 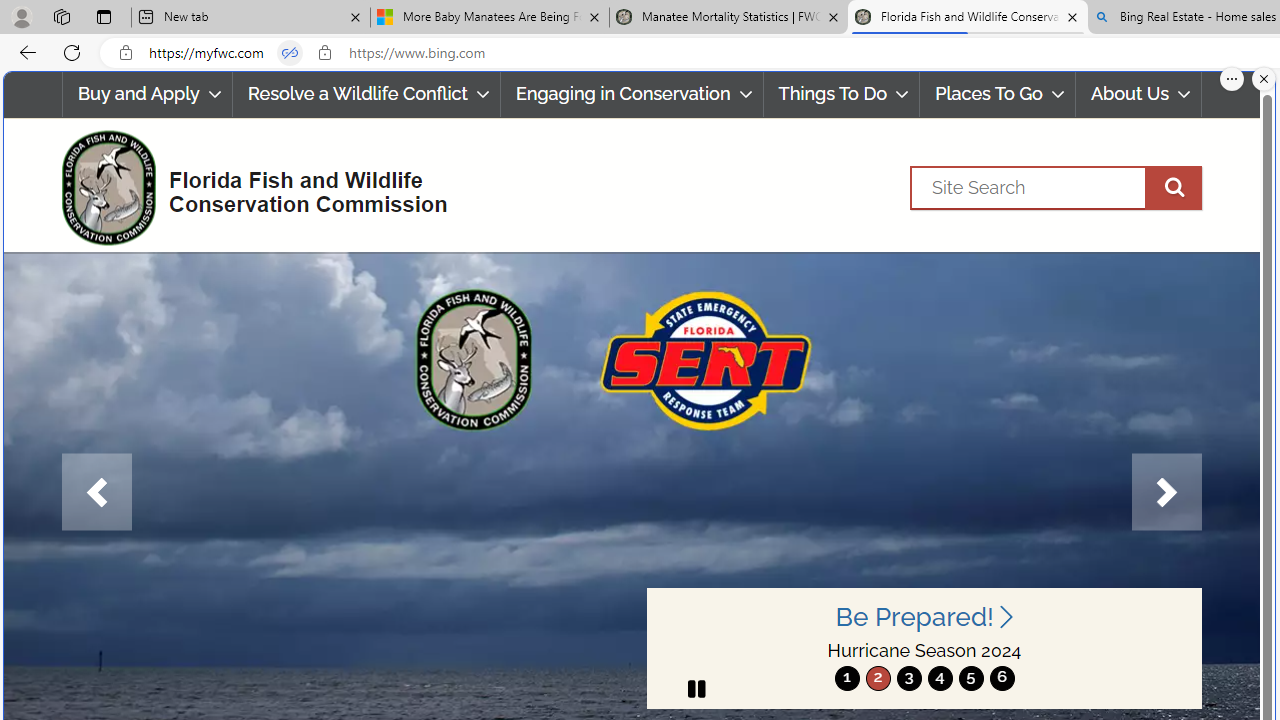 I want to click on 'Manatee Mortality Statistics | FWC', so click(x=728, y=17).